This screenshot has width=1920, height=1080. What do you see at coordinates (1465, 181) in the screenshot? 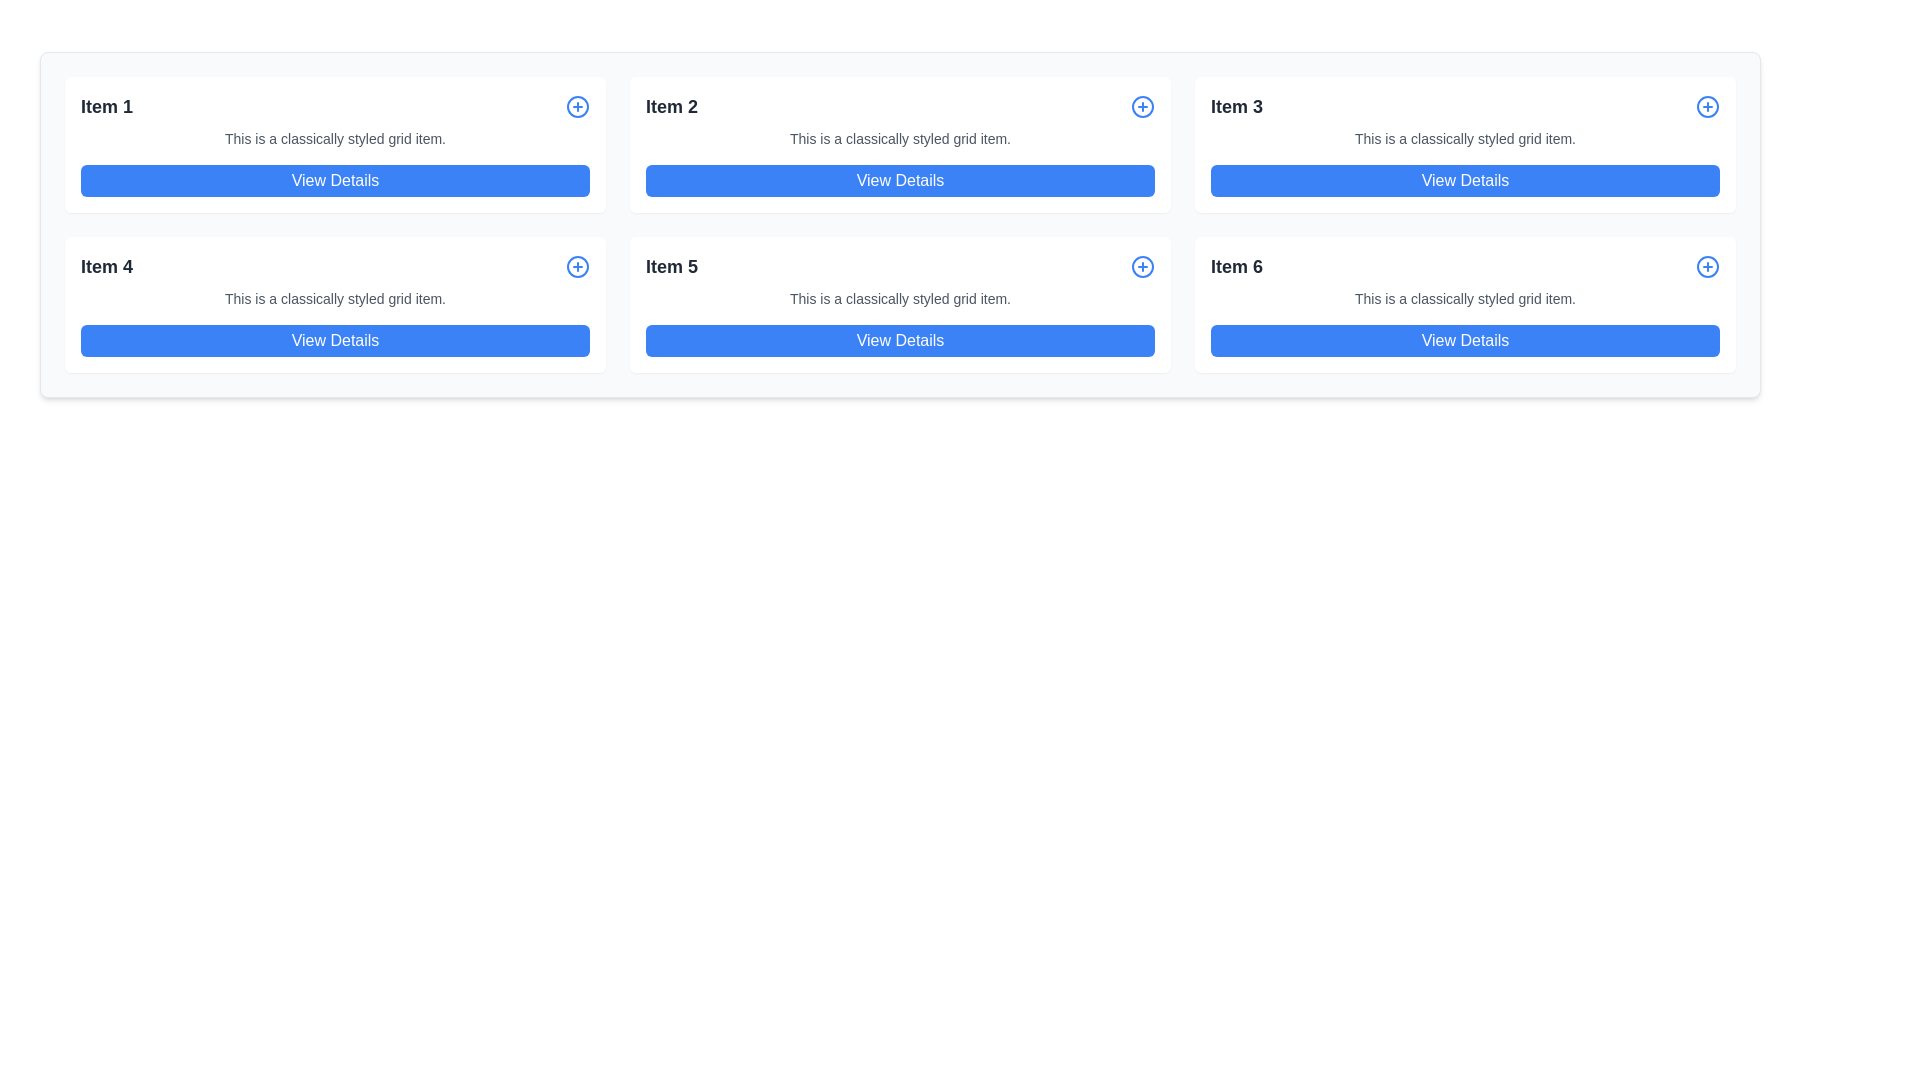
I see `the button located beneath the text description 'This is a classically styled grid item'` at bounding box center [1465, 181].